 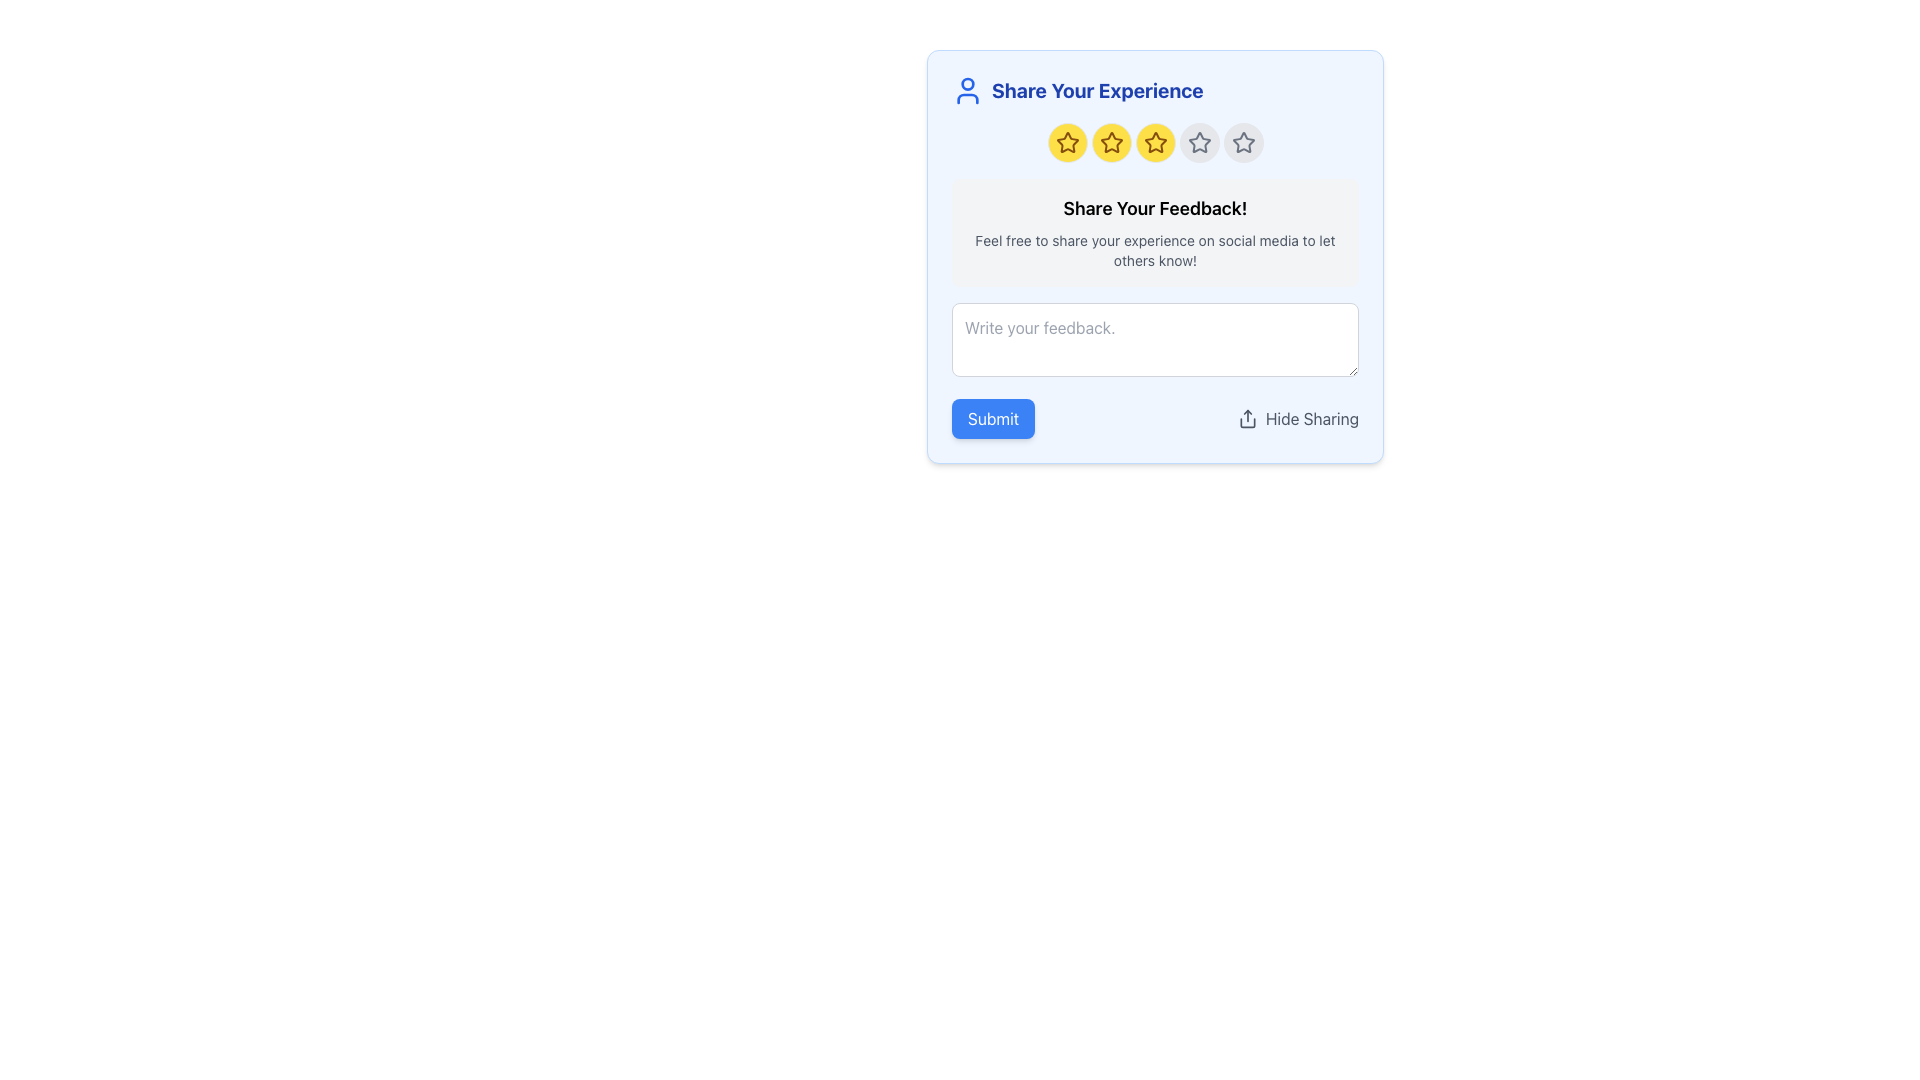 What do you see at coordinates (968, 99) in the screenshot?
I see `the lower portion of the user icon graphic, which is part of the feedback card component, located in the top-left corner` at bounding box center [968, 99].